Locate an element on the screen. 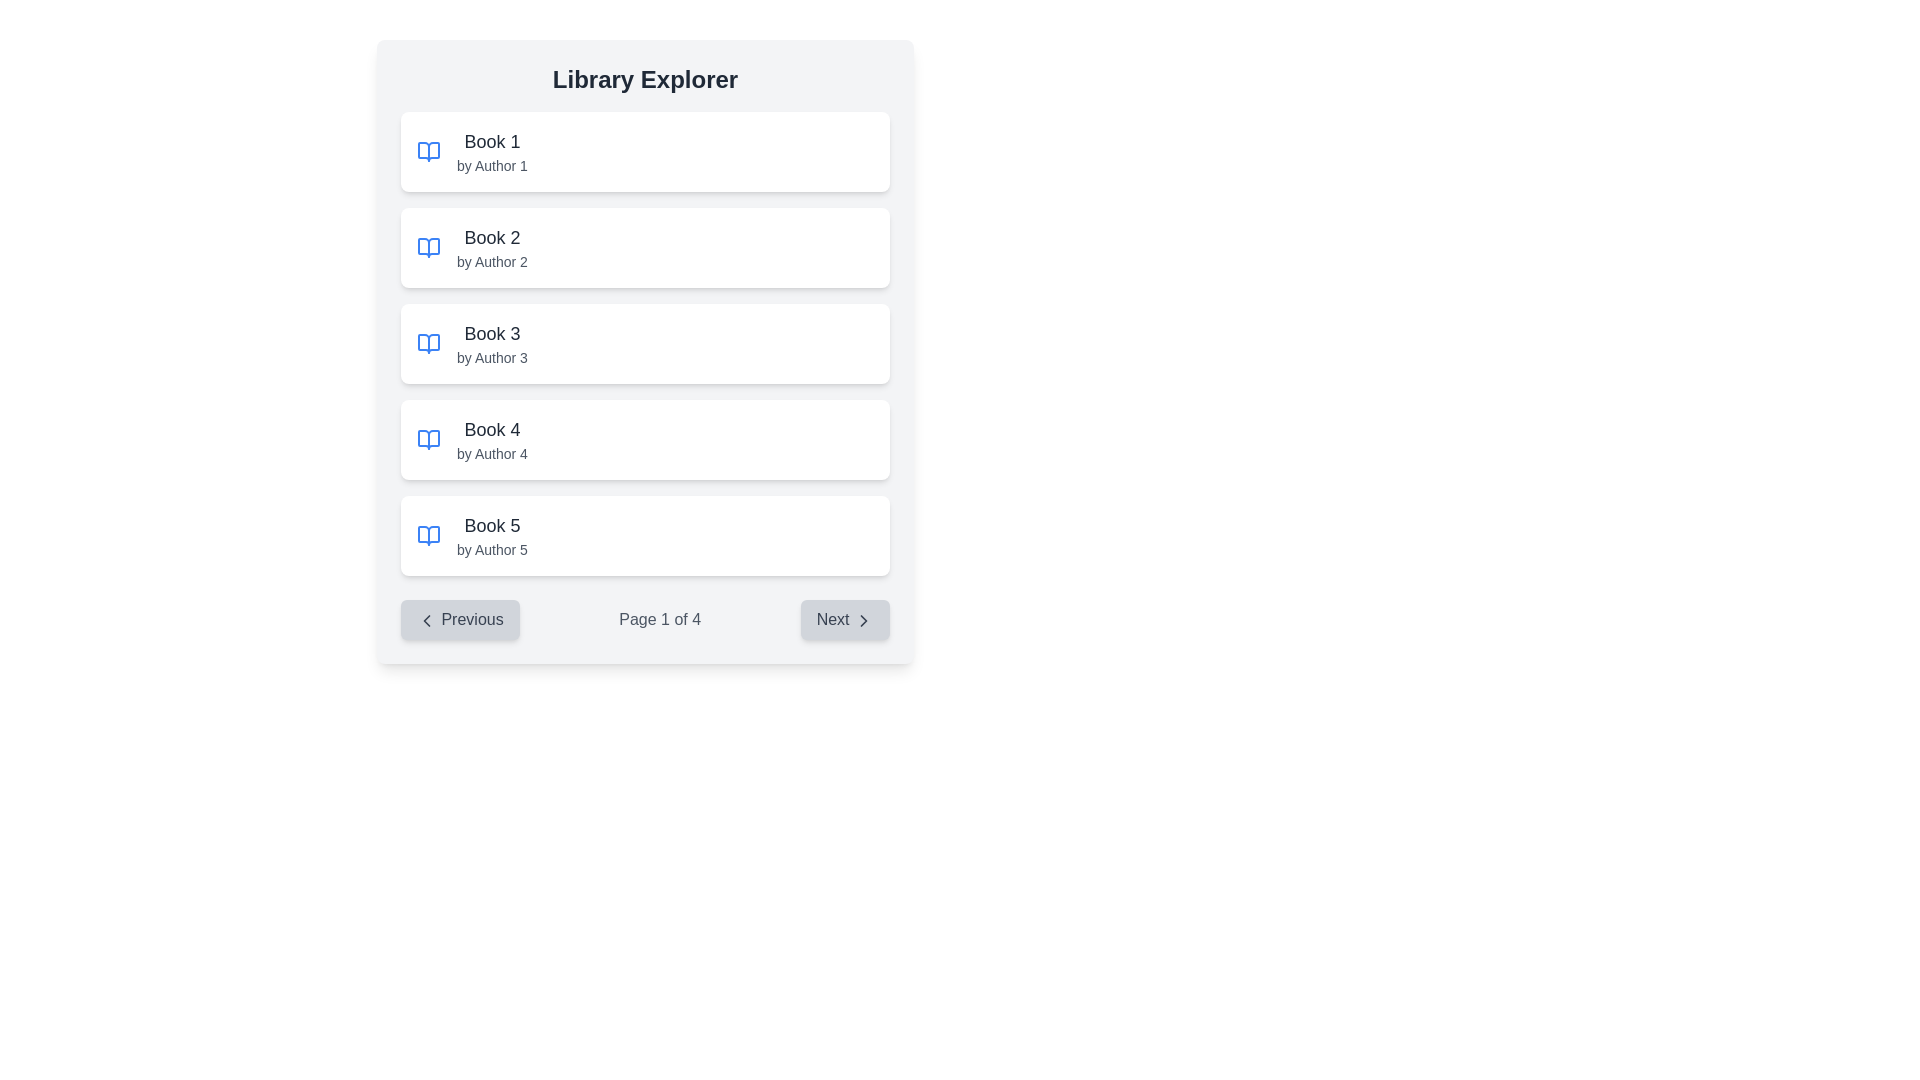 The image size is (1920, 1080). the book icon associated with the list item 'Book 2 by Author 2', located on the left side of the item is located at coordinates (427, 246).